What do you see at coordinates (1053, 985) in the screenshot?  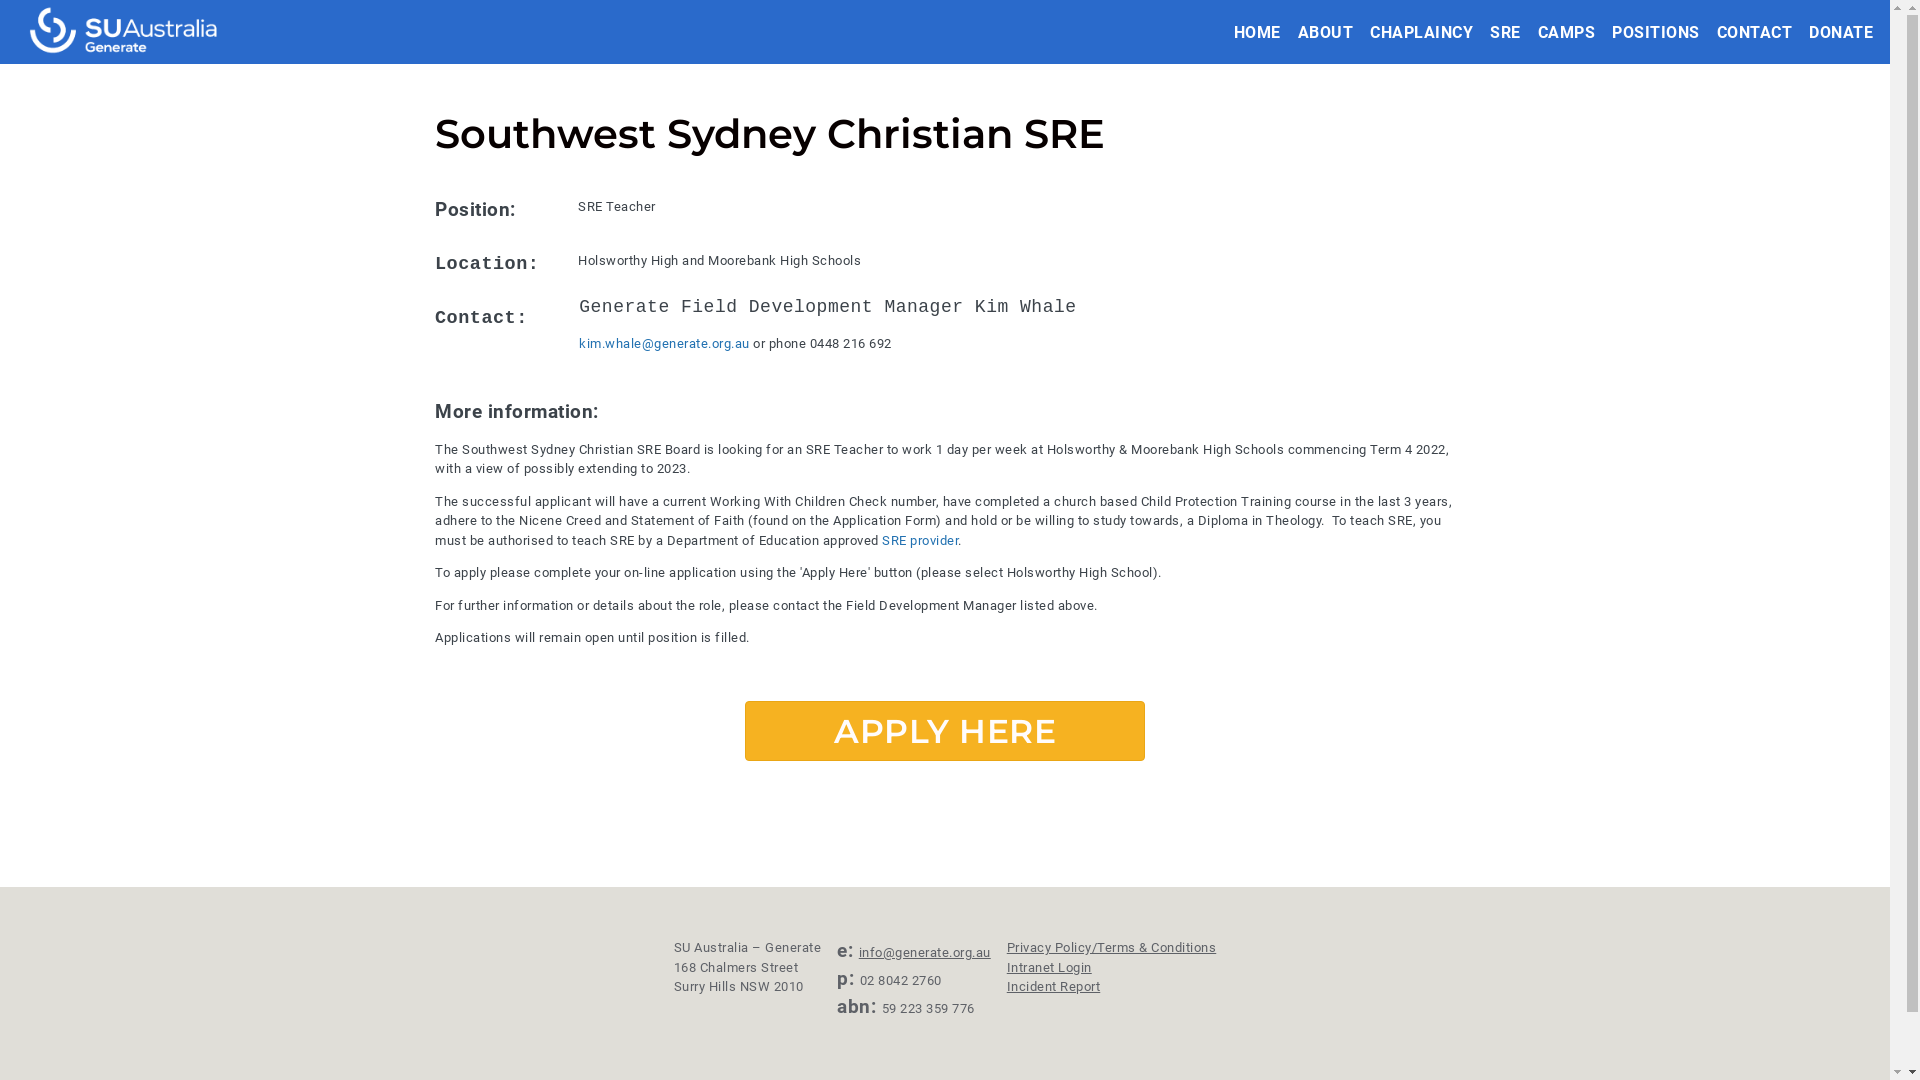 I see `'Incident Report'` at bounding box center [1053, 985].